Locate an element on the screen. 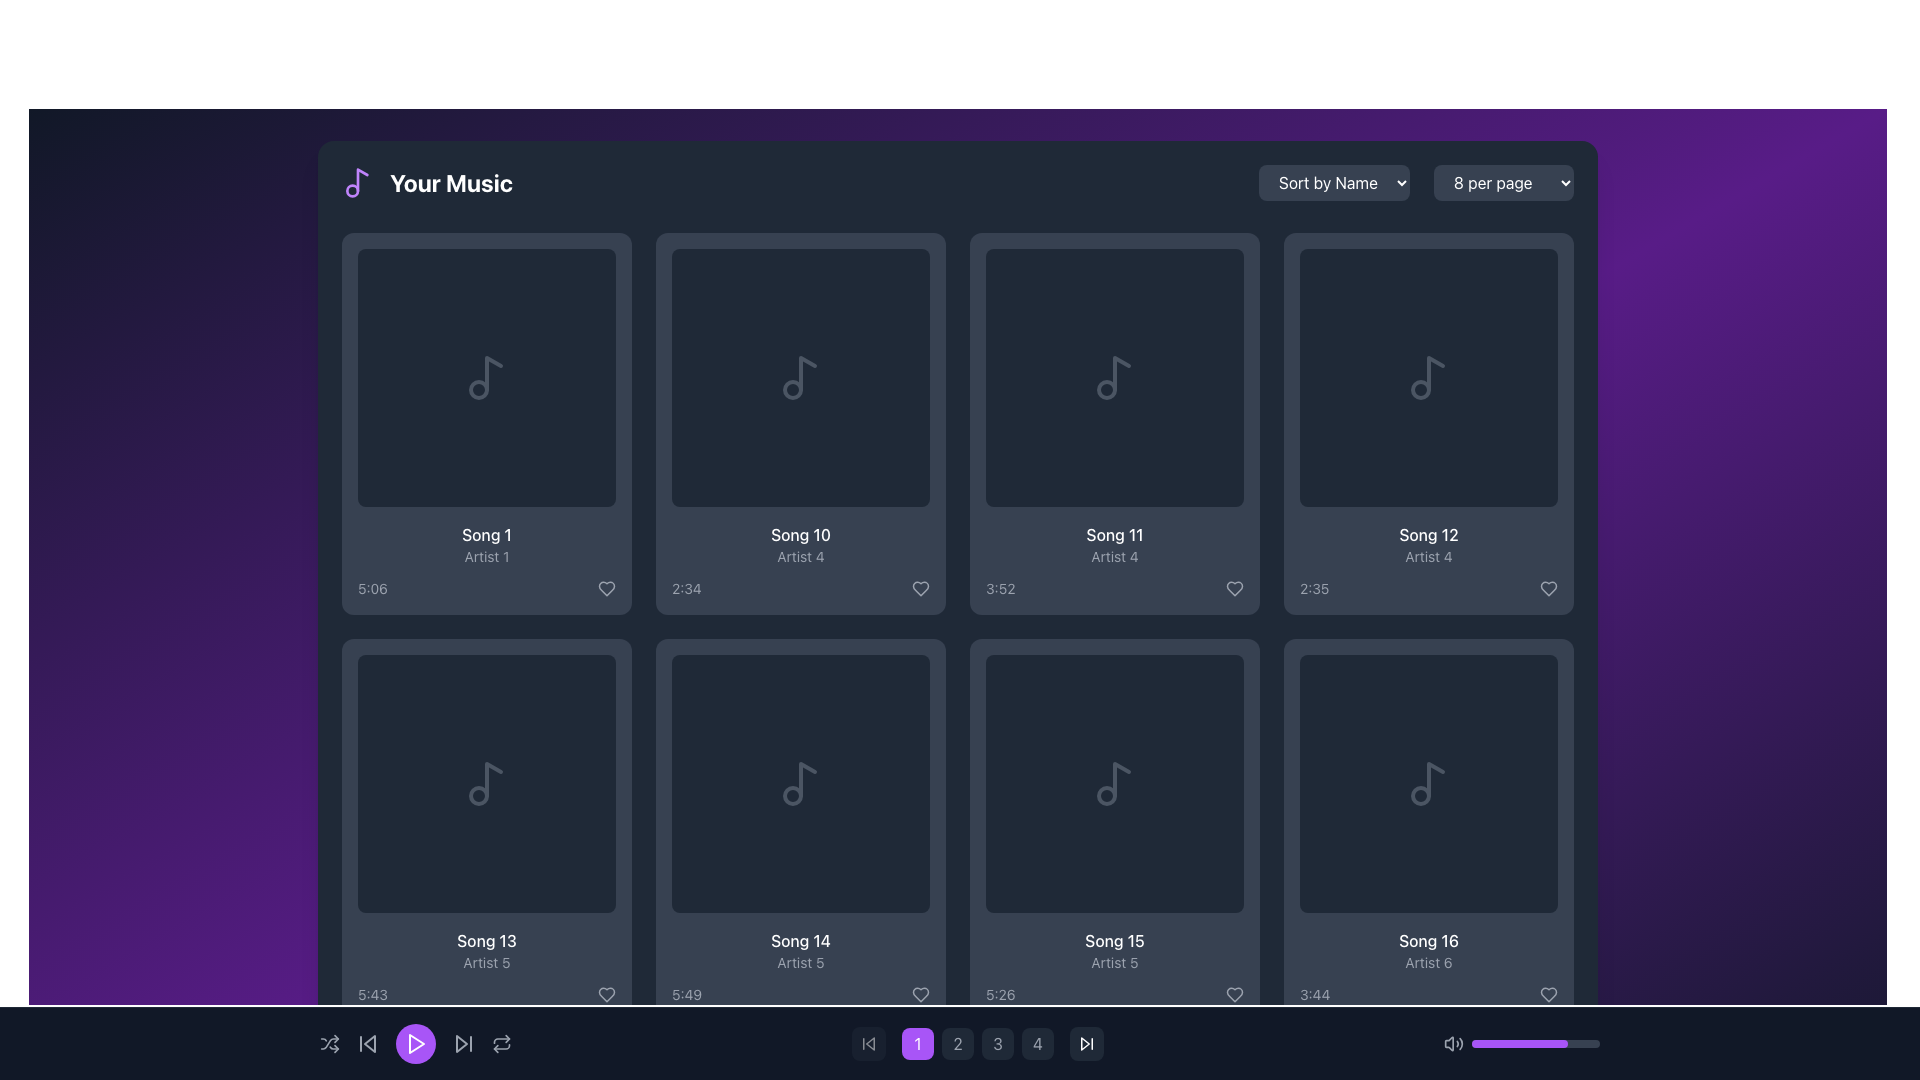  the decorative SVG circle element that is part of the musical note icon for the song 'Song 14' by 'Artist 5', located in the fourth row and second column of the grid is located at coordinates (791, 794).